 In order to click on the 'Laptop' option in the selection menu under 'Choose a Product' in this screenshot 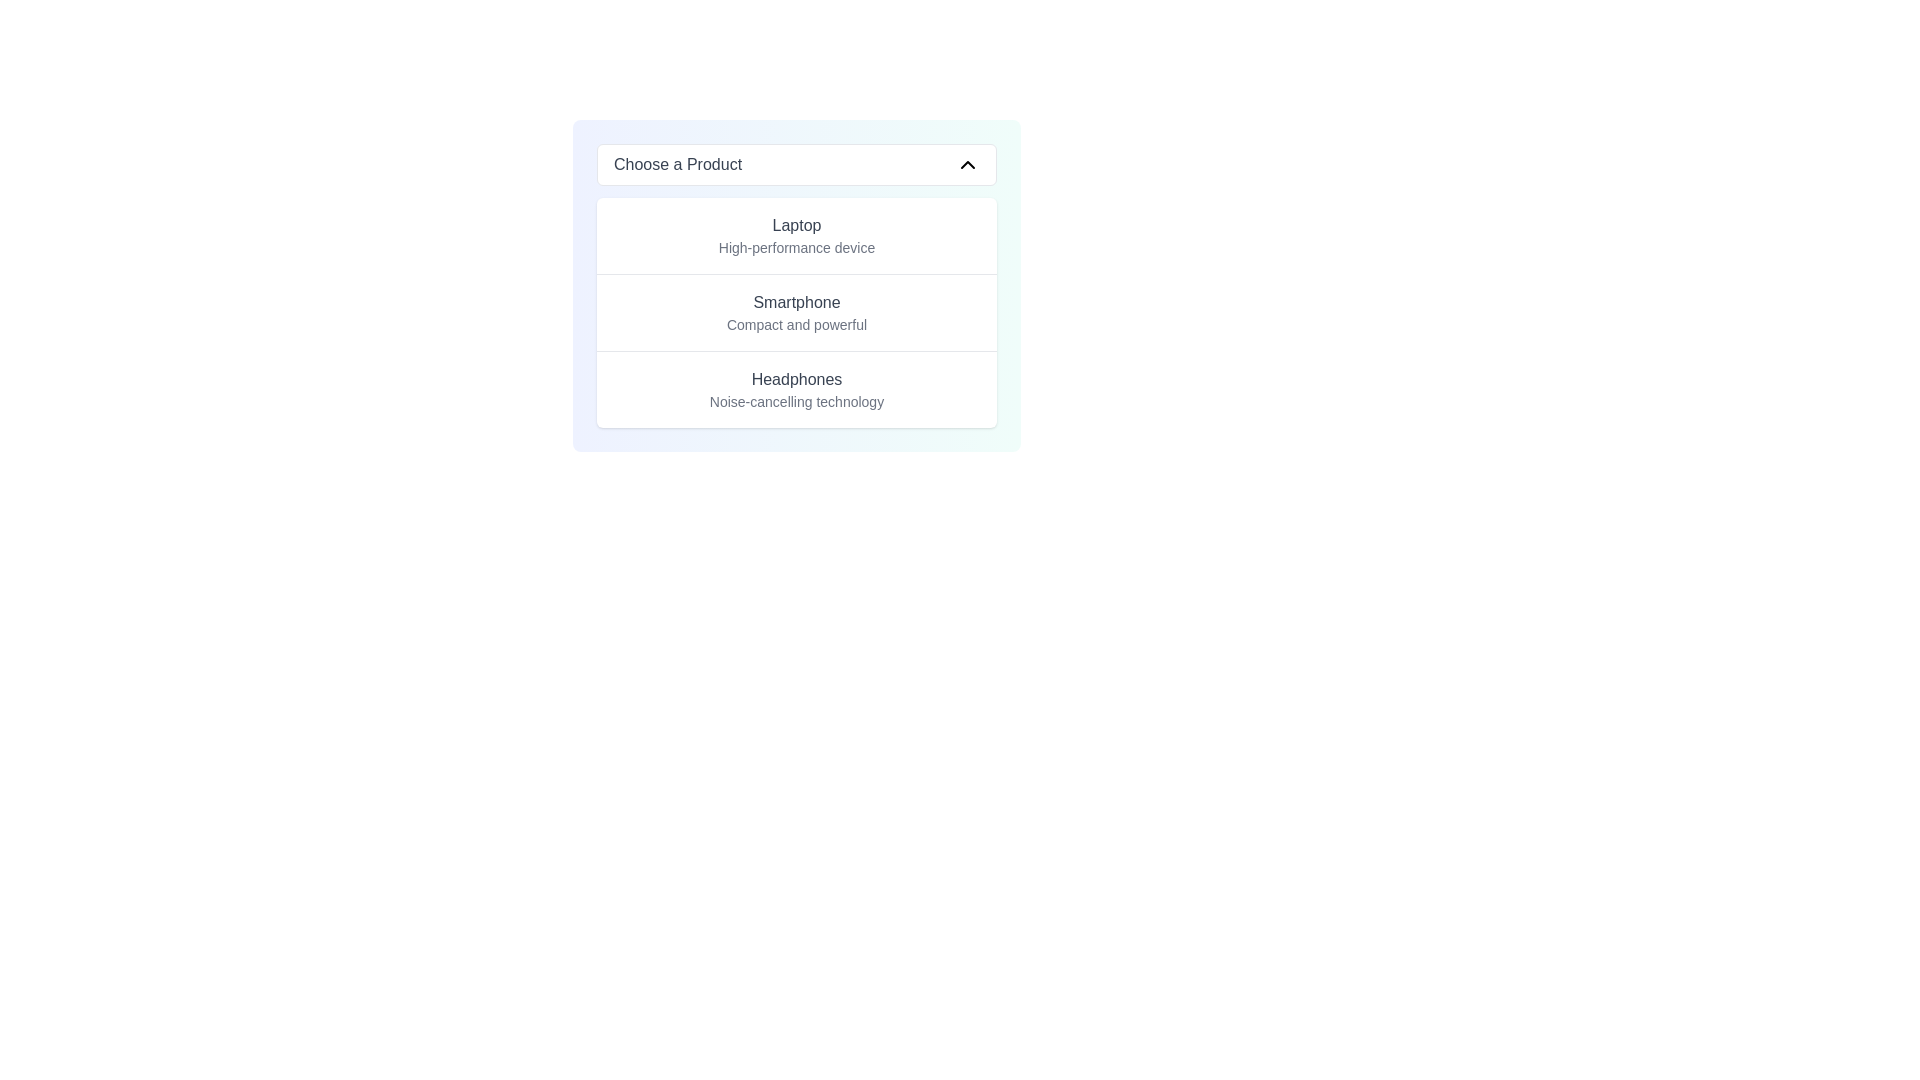, I will do `click(795, 225)`.